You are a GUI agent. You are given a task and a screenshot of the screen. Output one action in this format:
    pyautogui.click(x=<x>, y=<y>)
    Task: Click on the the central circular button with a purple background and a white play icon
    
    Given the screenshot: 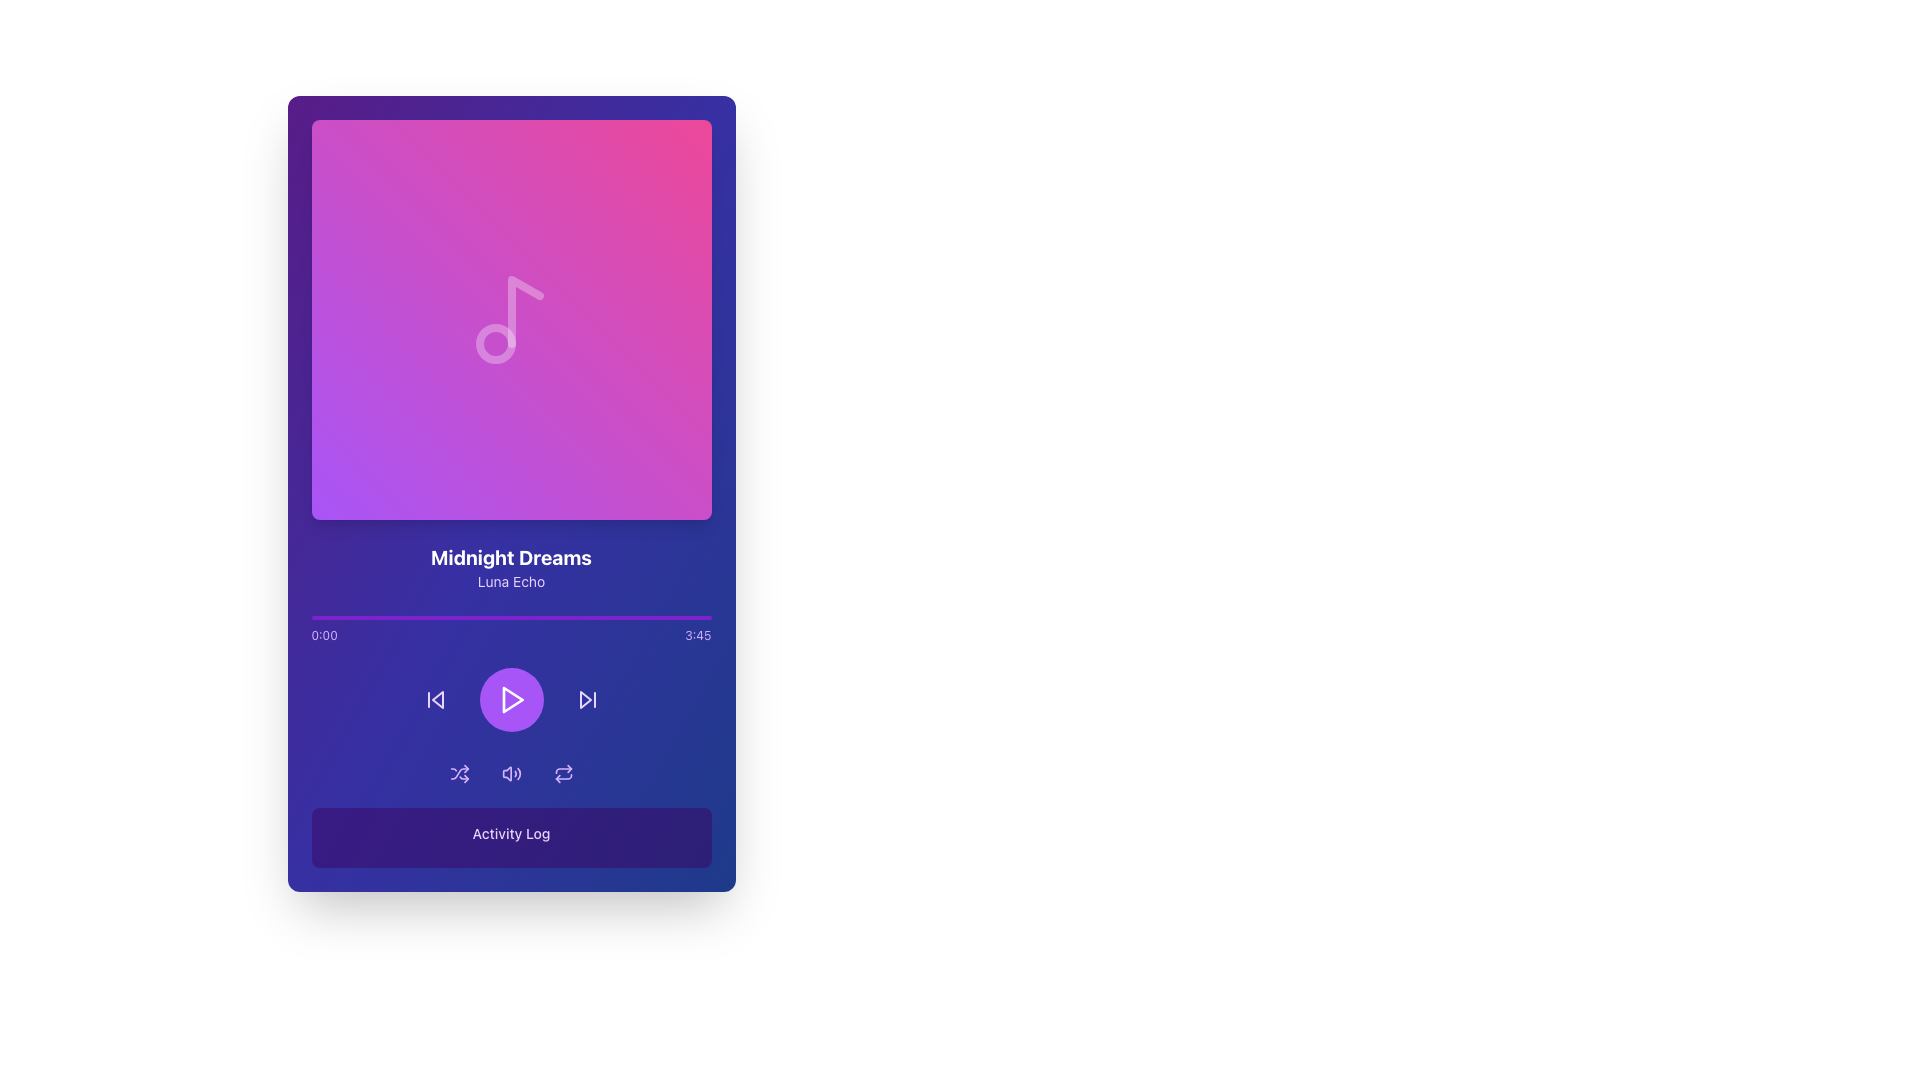 What is the action you would take?
    pyautogui.click(x=511, y=698)
    